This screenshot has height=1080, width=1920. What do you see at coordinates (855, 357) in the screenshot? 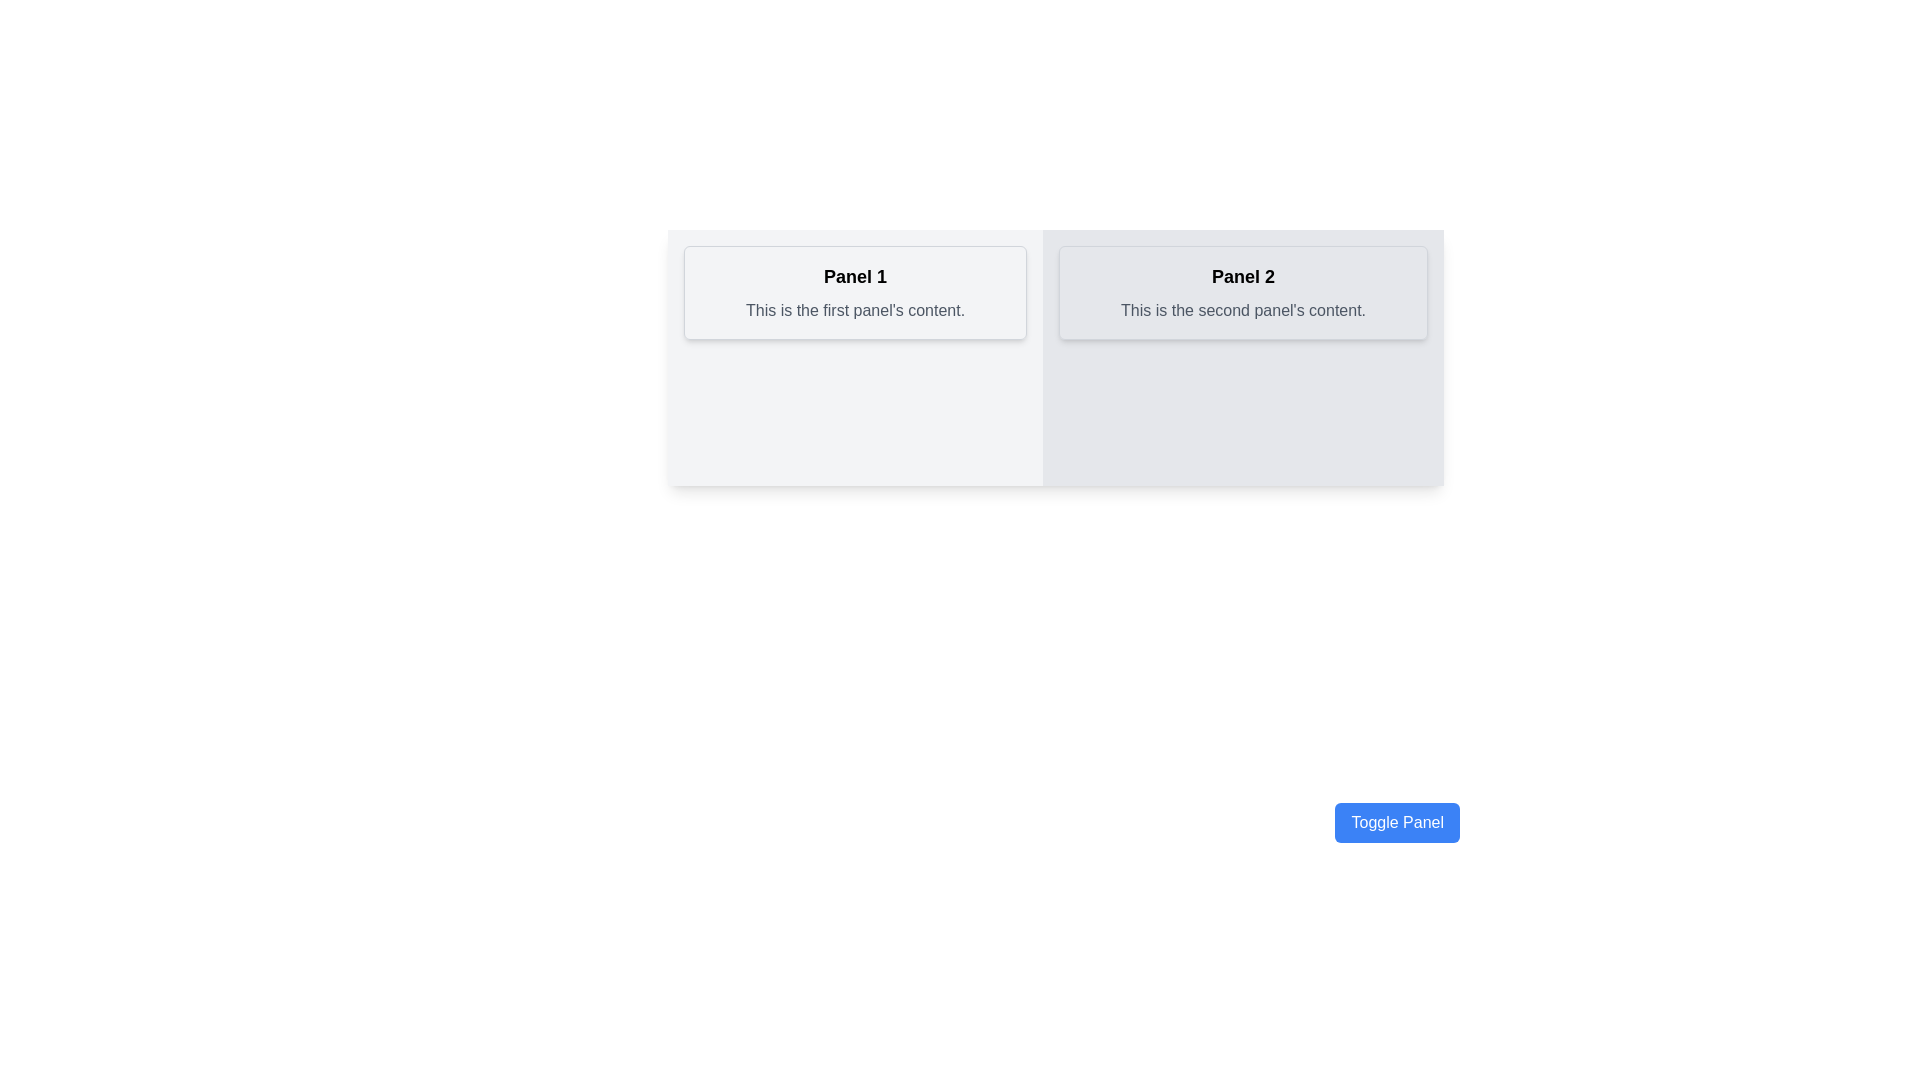
I see `the first card or informational panel located on the left within a two-panel layout` at bounding box center [855, 357].